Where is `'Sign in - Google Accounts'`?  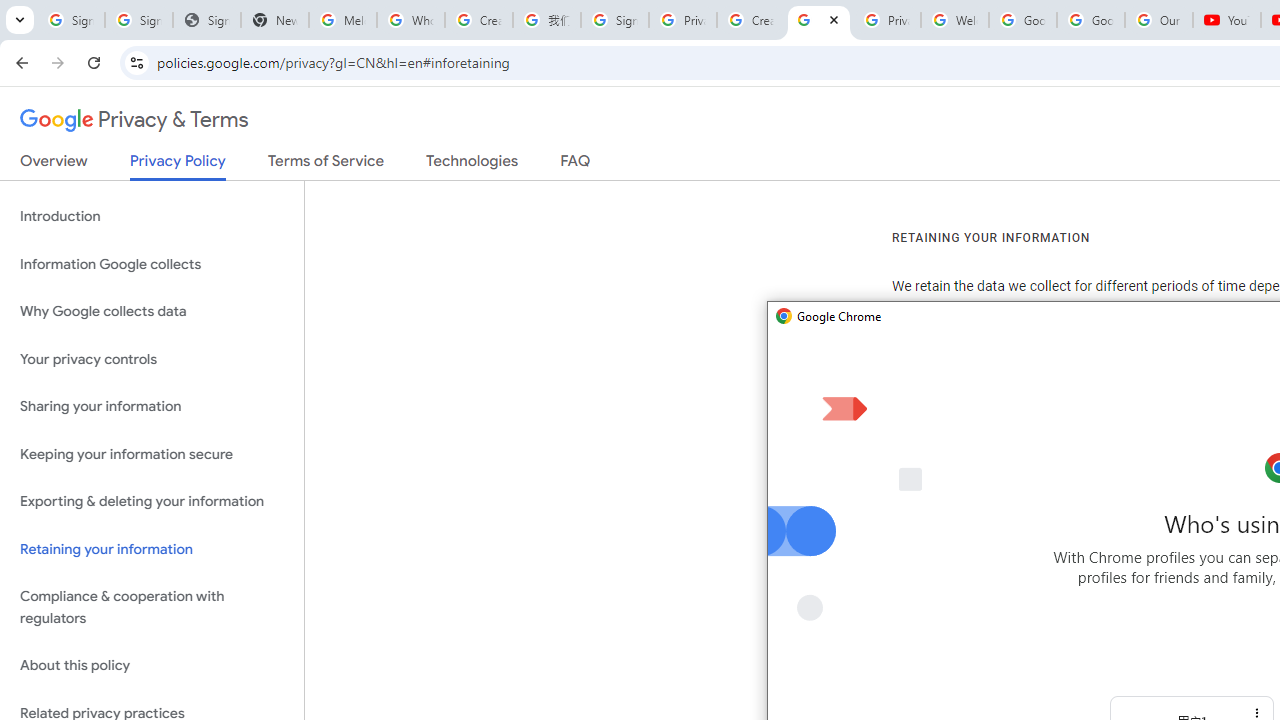 'Sign in - Google Accounts' is located at coordinates (614, 20).